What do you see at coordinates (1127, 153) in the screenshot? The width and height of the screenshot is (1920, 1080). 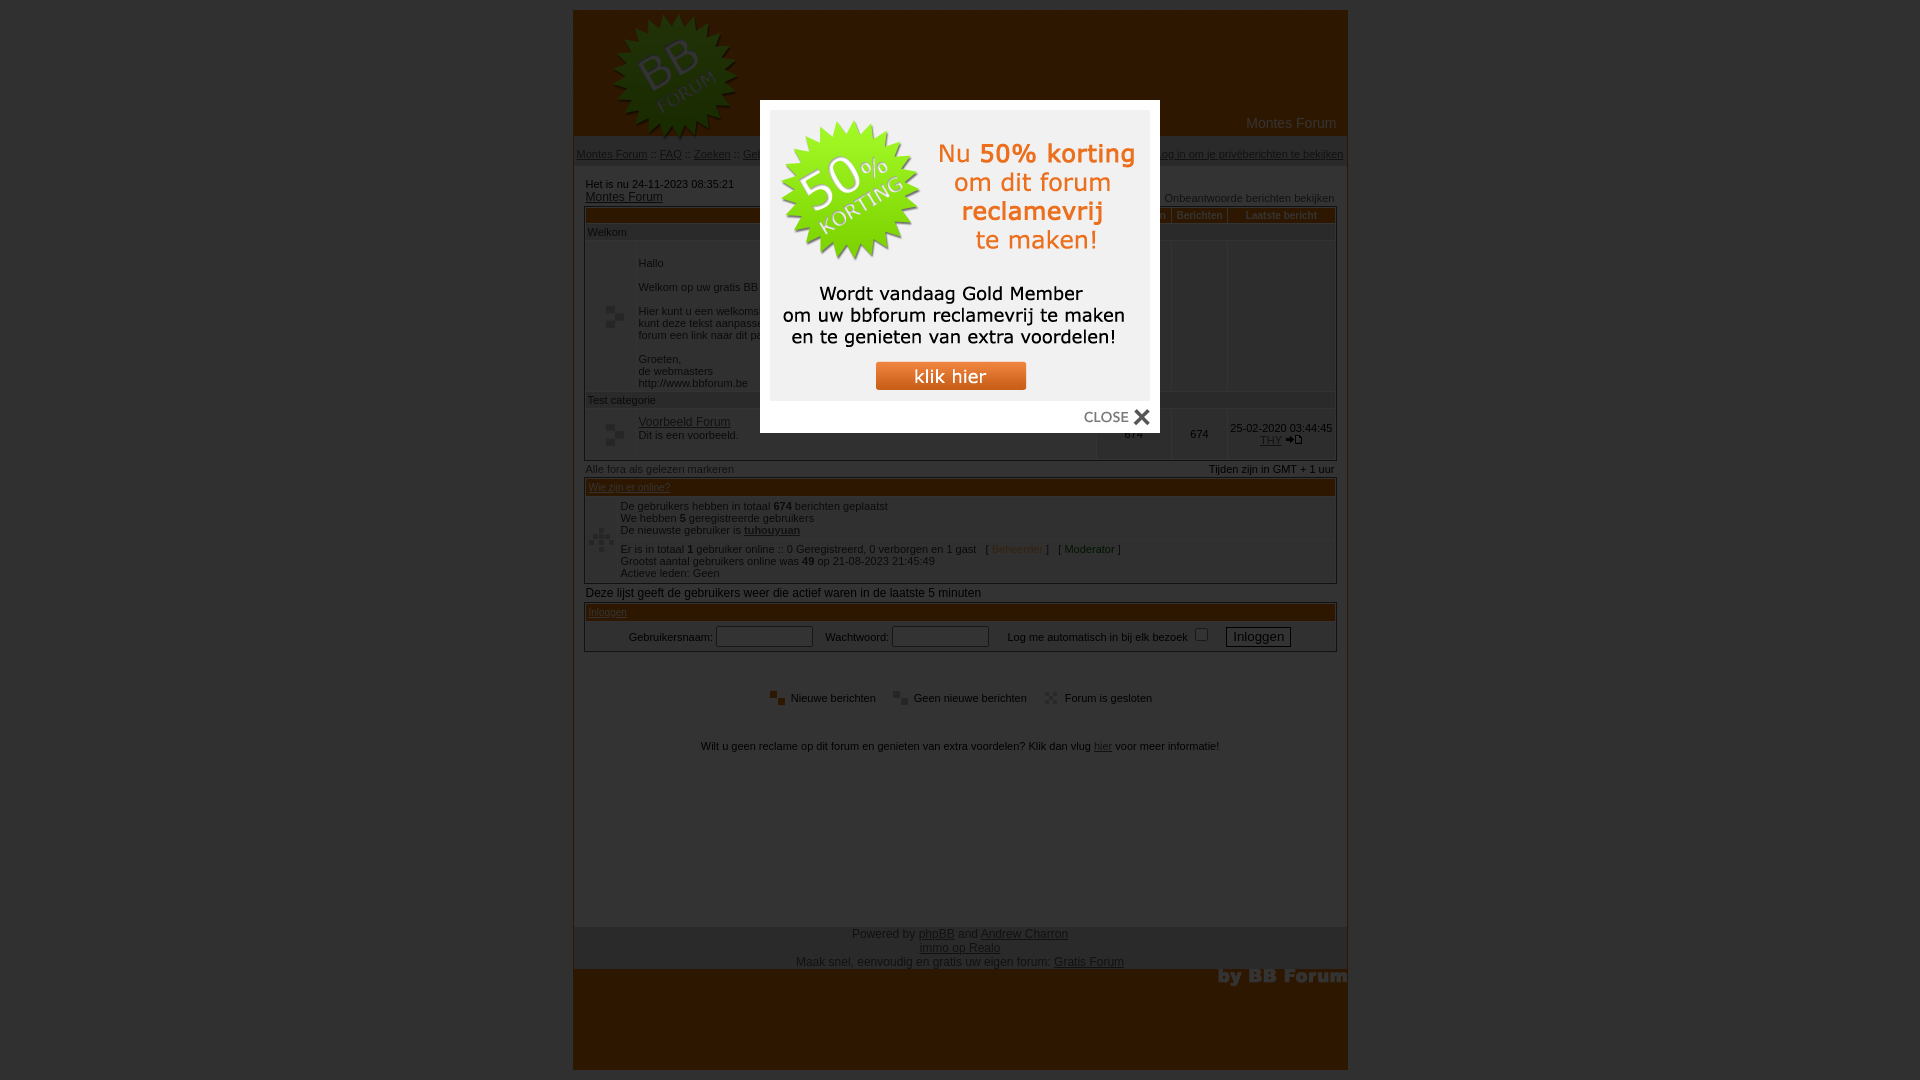 I see `'Profiel'` at bounding box center [1127, 153].